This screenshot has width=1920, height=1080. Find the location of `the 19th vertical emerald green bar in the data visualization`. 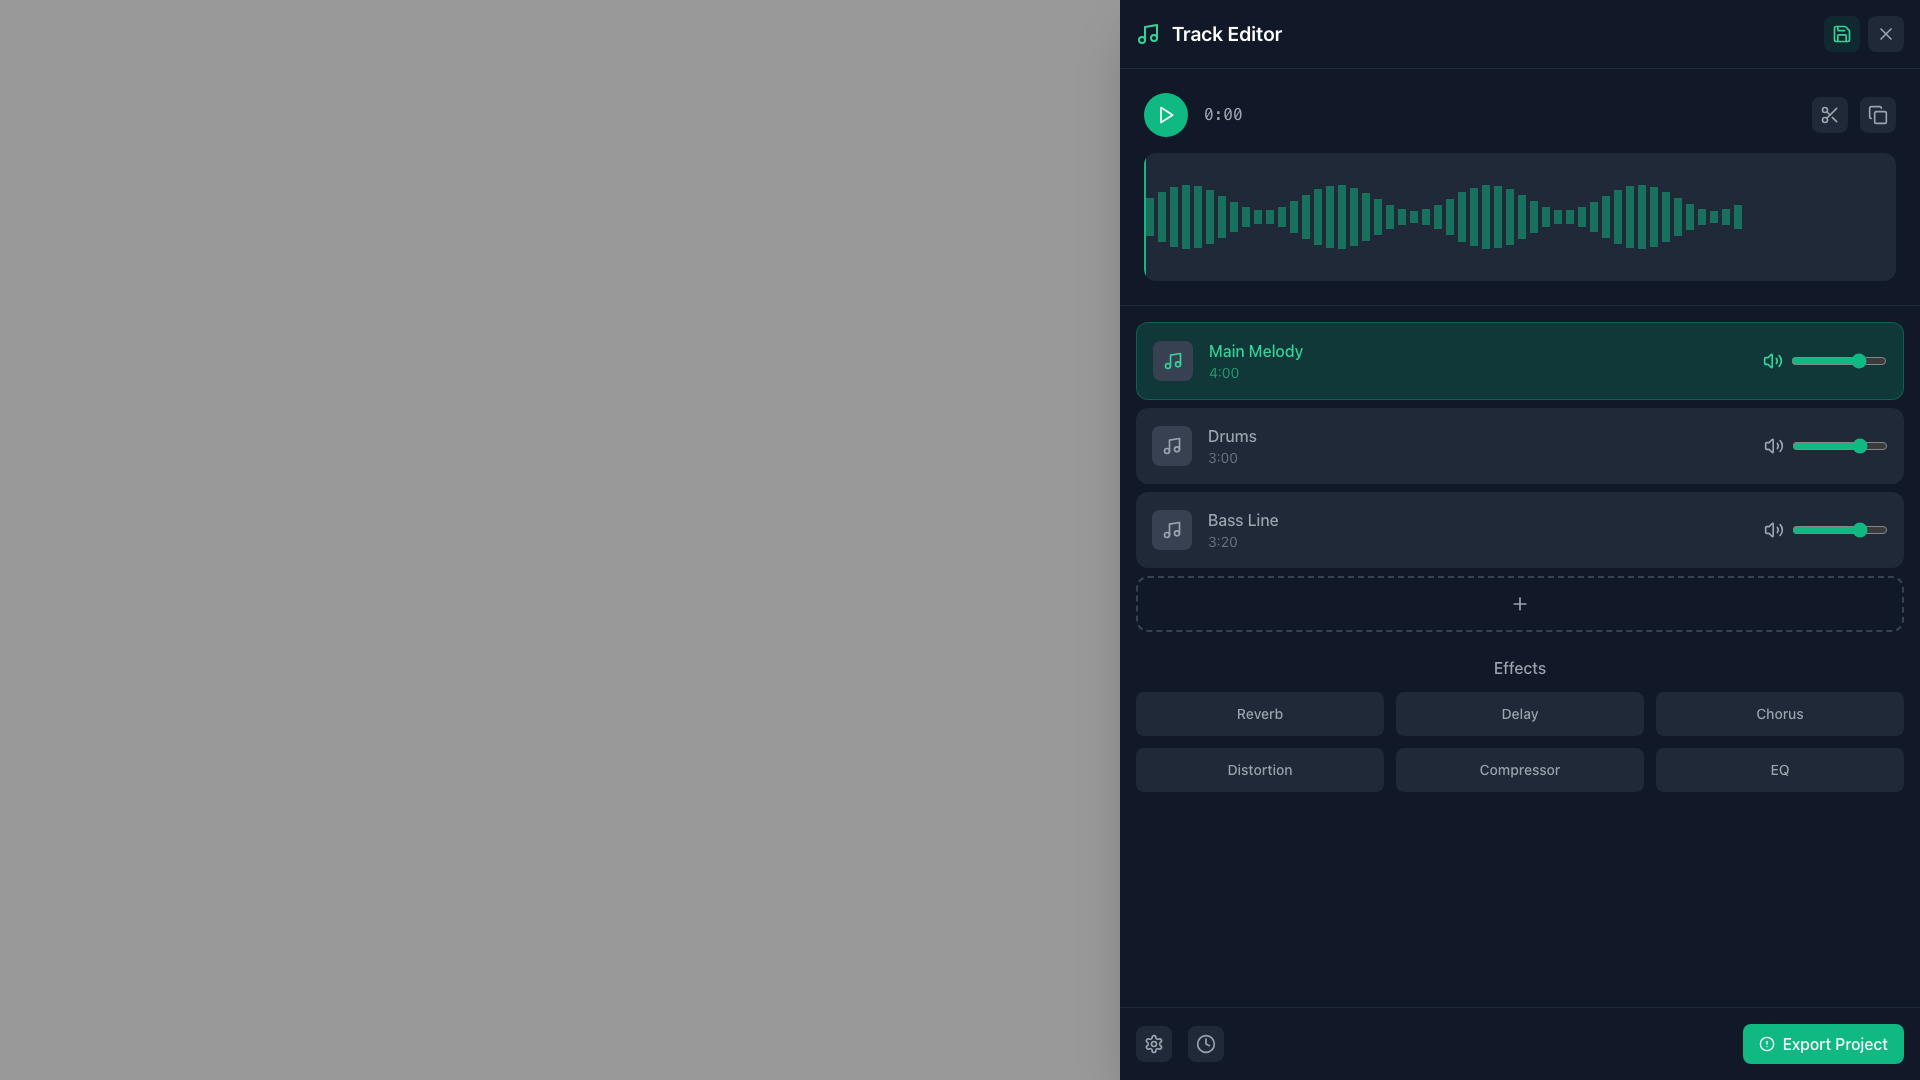

the 19th vertical emerald green bar in the data visualization is located at coordinates (1365, 216).